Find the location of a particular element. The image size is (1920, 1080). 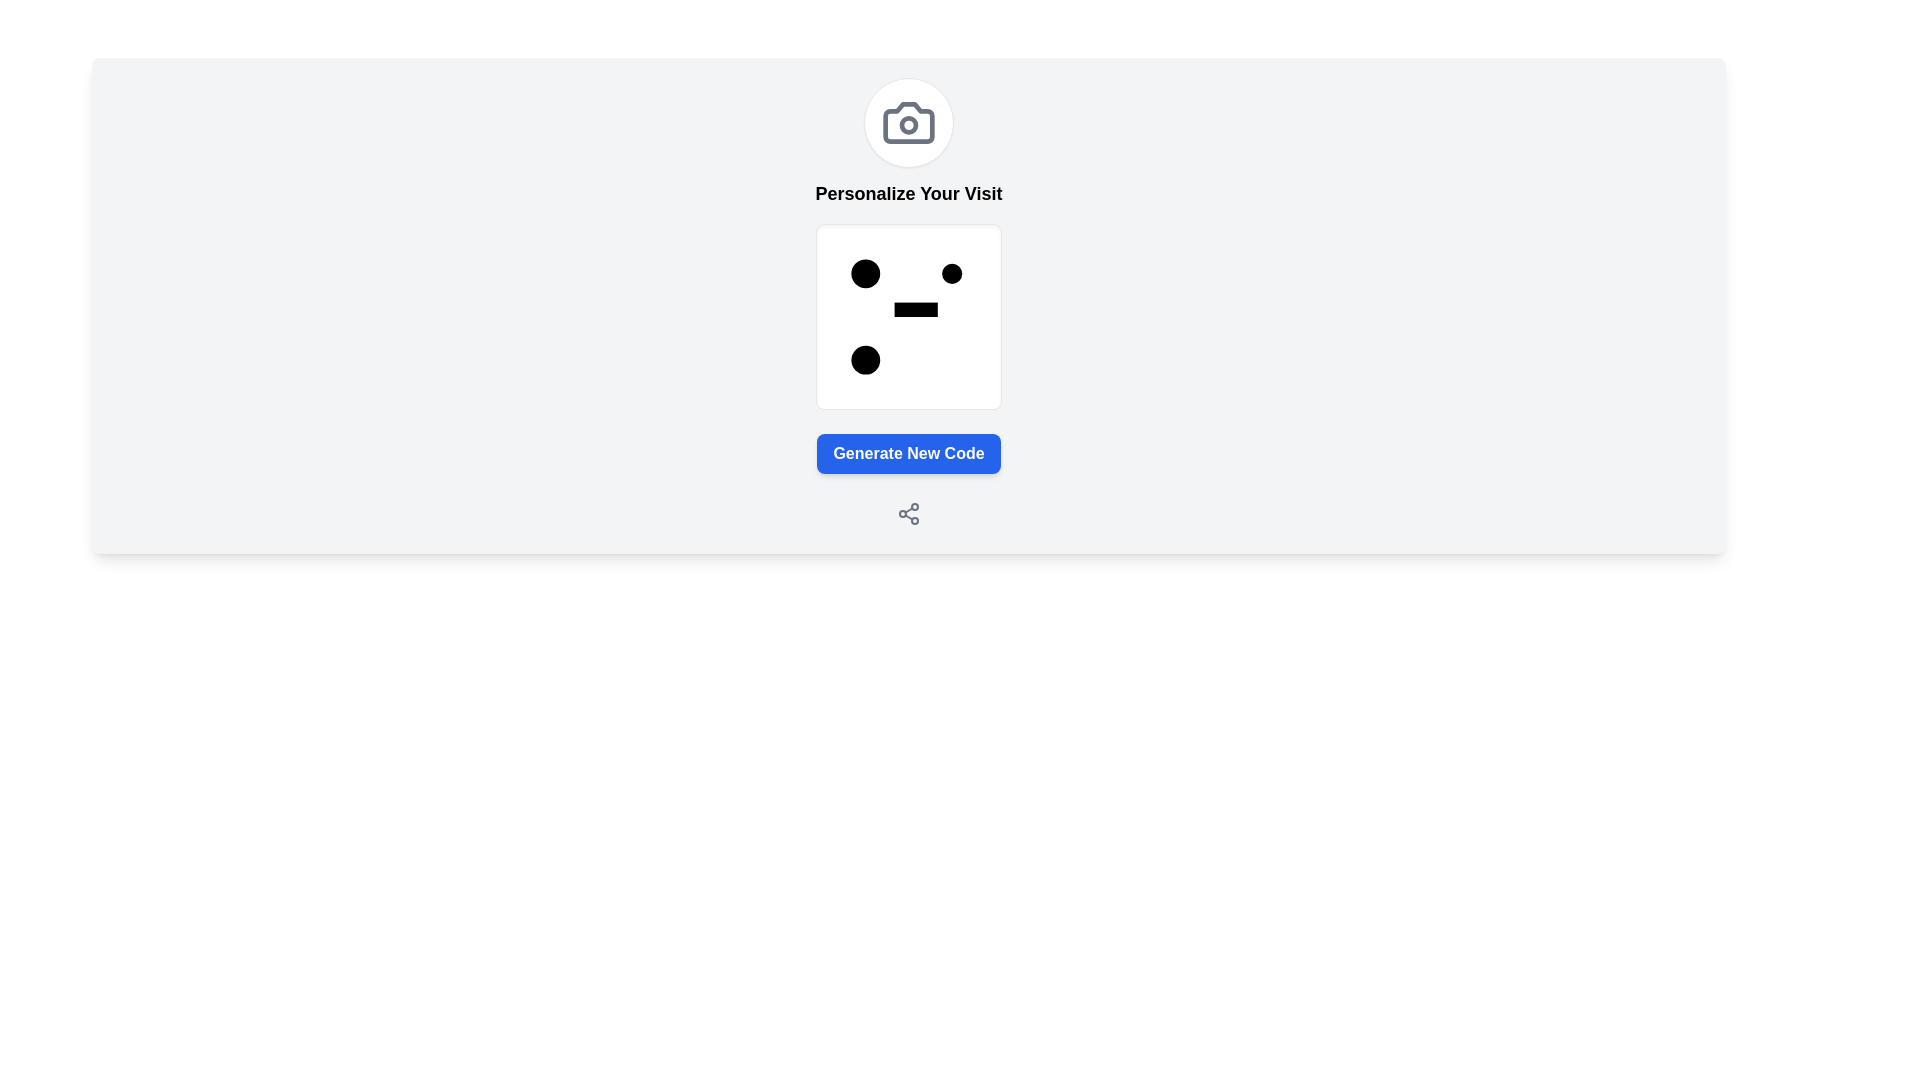

the small black circle located in the top-right corner of the white square graphic element is located at coordinates (951, 273).